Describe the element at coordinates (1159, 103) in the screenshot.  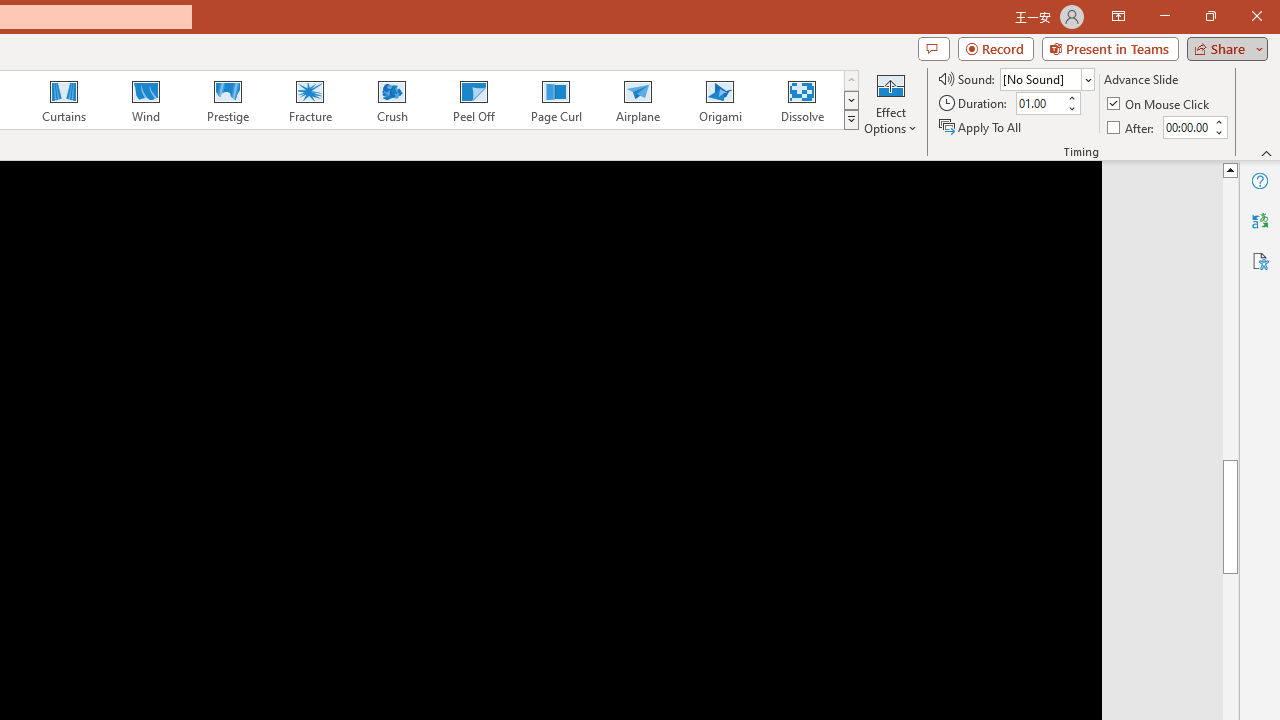
I see `'On Mouse Click'` at that location.